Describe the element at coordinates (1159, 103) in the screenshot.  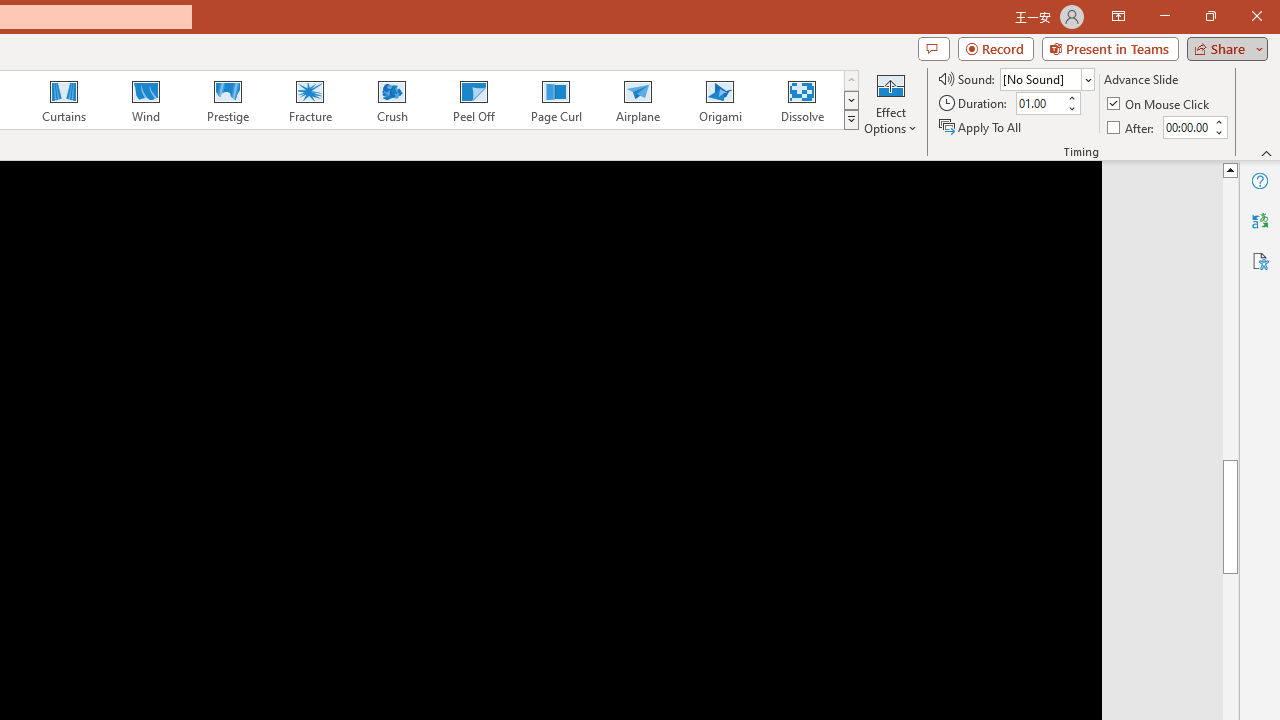
I see `'On Mouse Click'` at that location.